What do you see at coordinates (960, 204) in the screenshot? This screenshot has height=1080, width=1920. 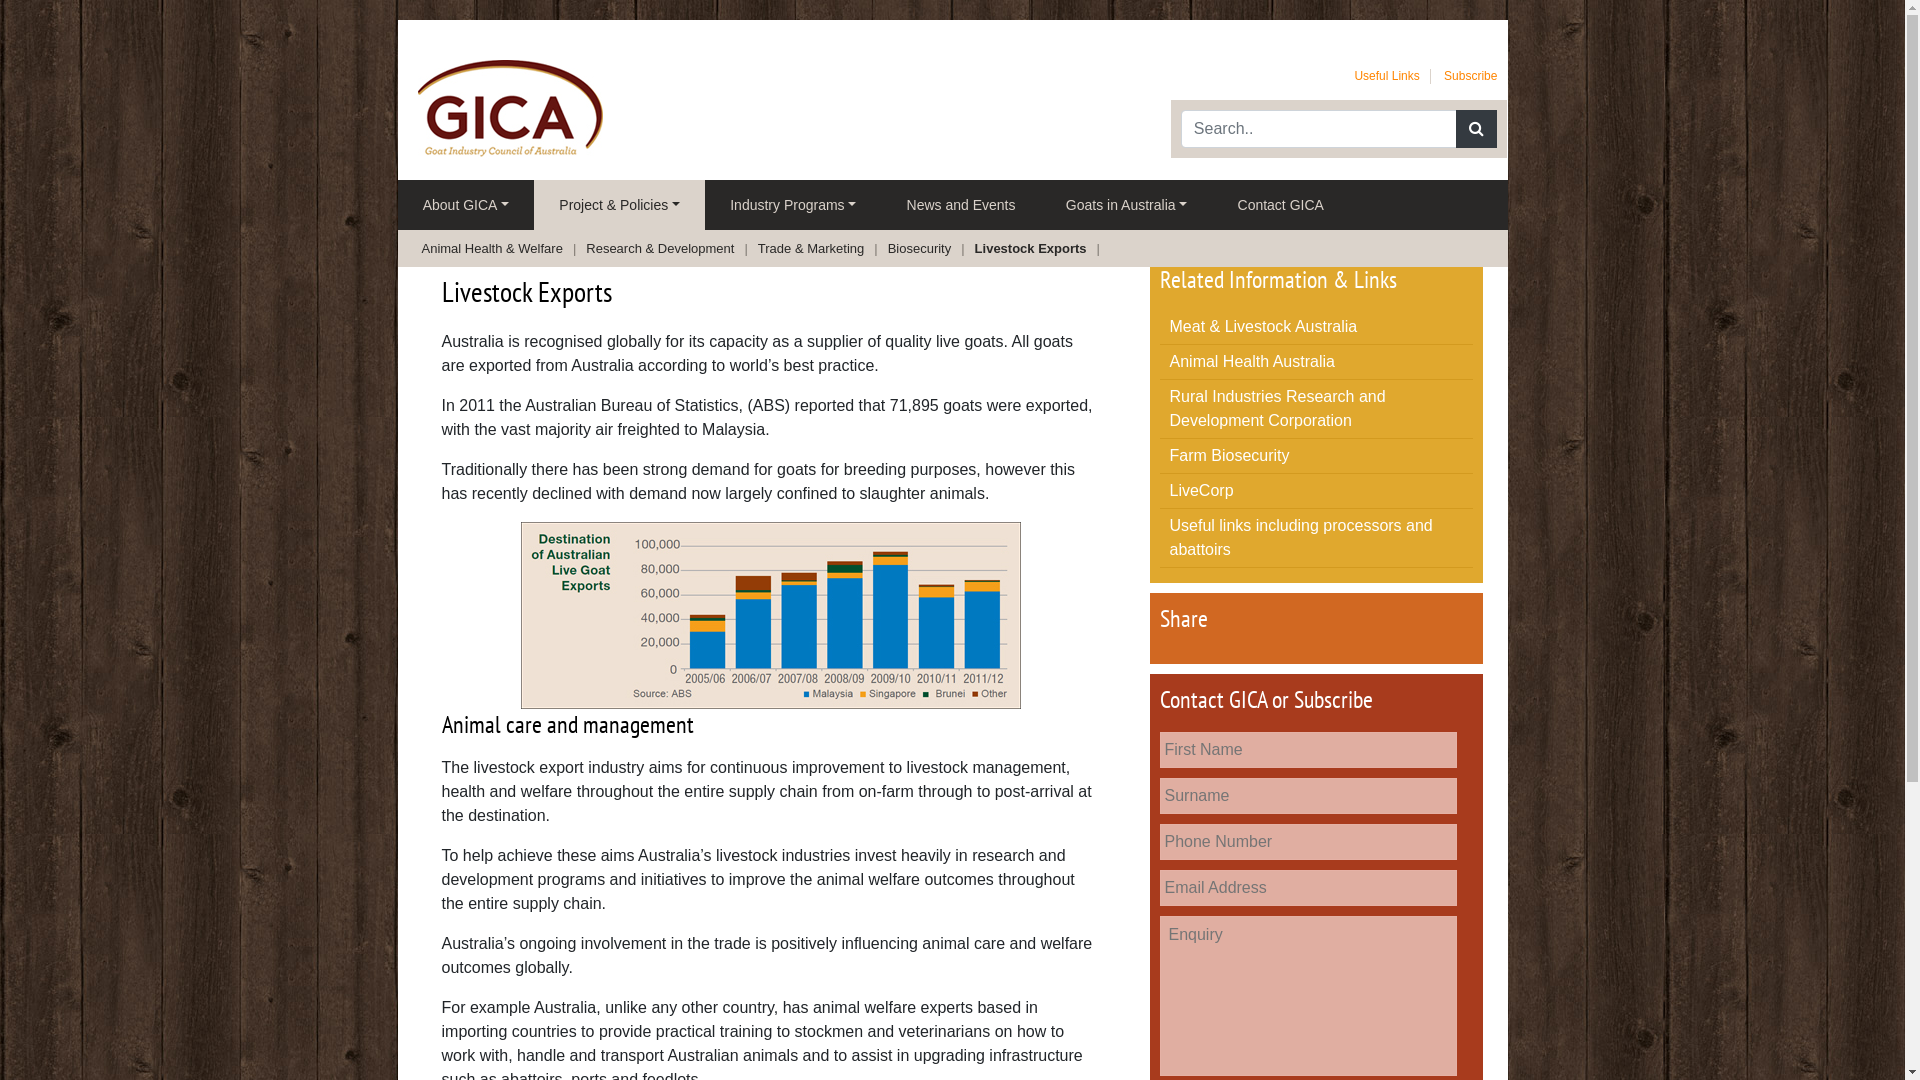 I see `'News and Events'` at bounding box center [960, 204].